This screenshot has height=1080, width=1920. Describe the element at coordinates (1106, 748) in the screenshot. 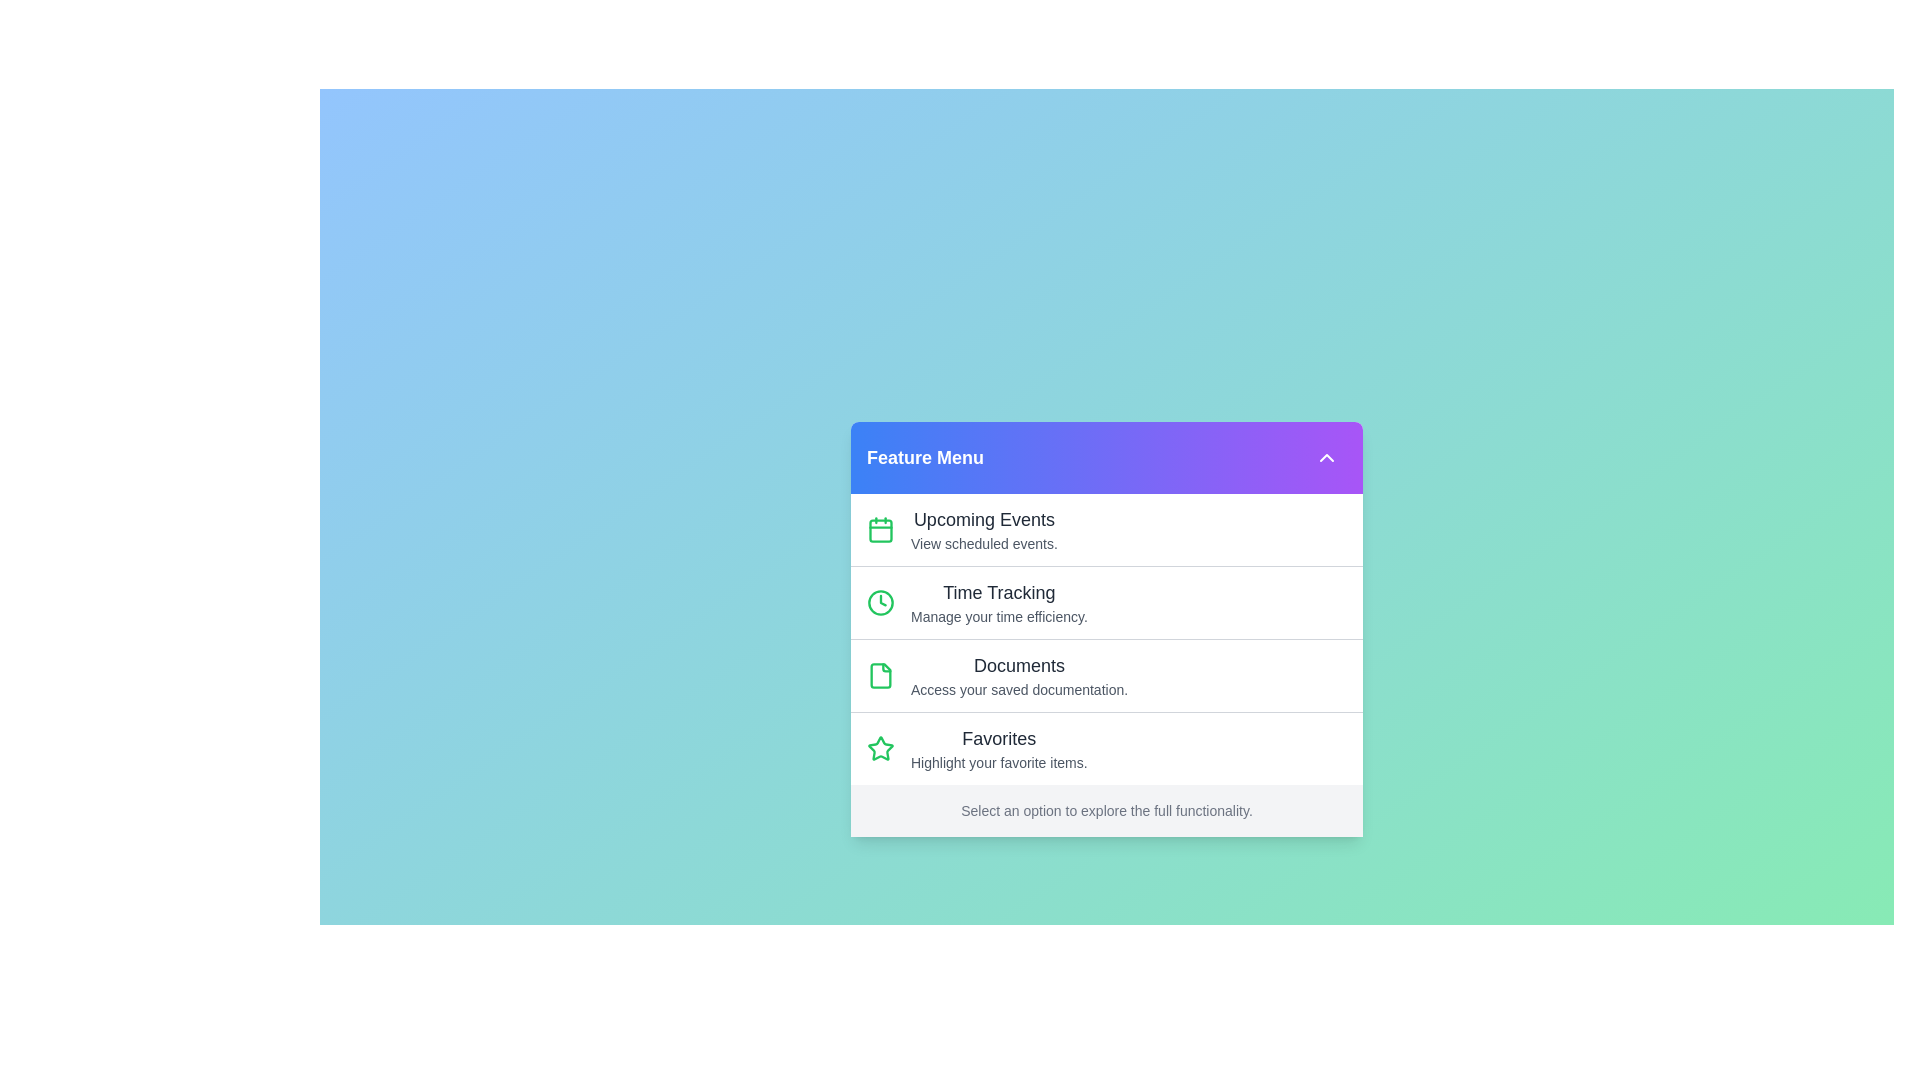

I see `the menu item Favorites by clicking on it` at that location.